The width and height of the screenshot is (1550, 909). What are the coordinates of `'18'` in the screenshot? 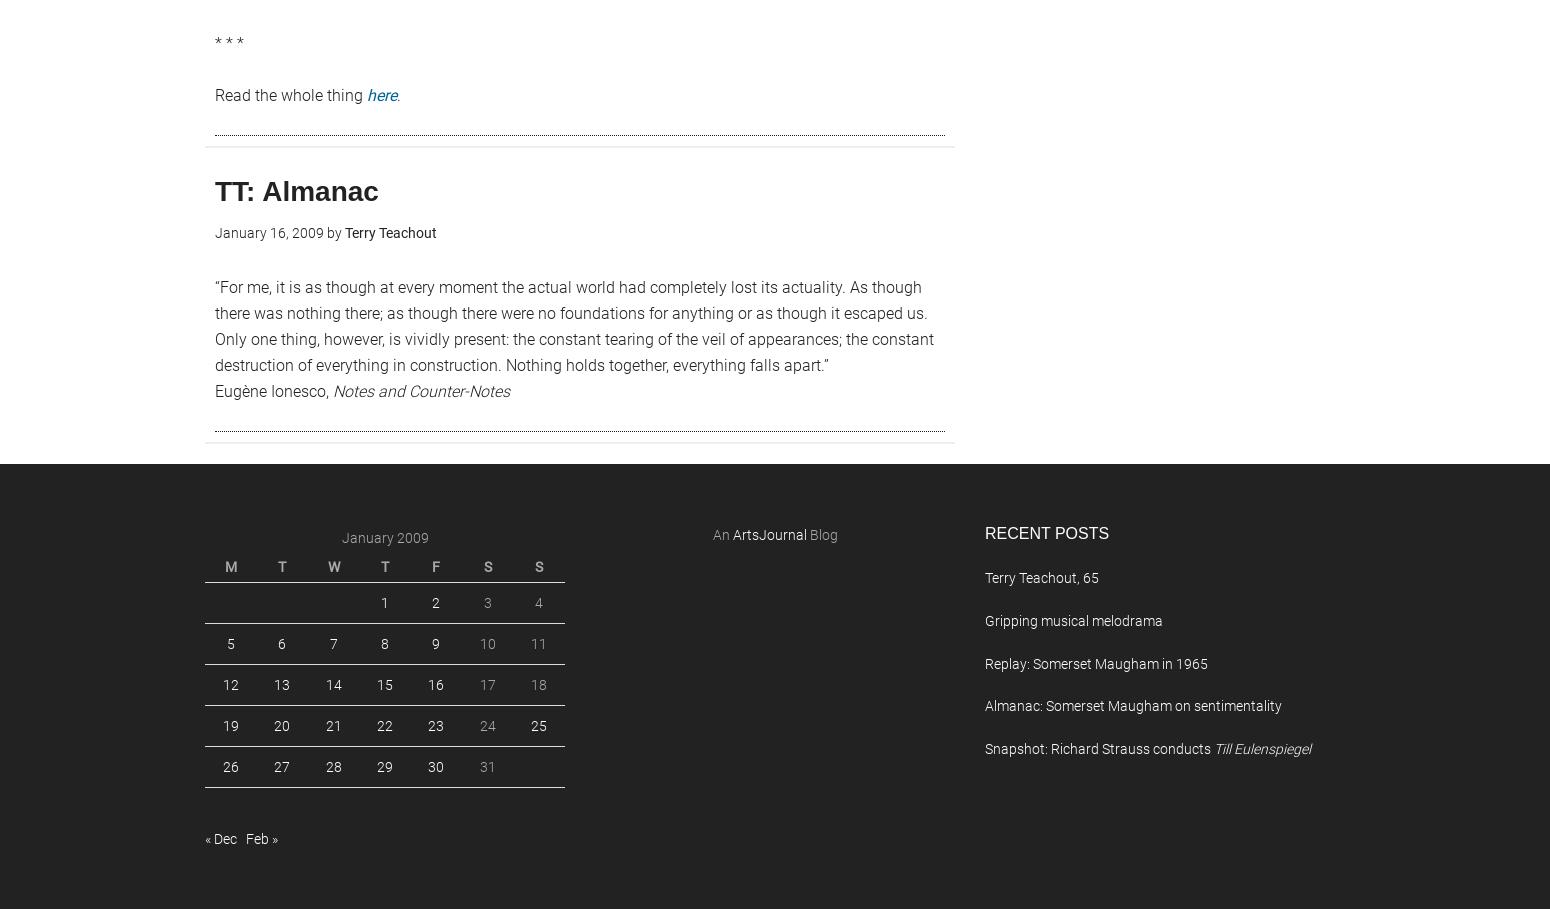 It's located at (537, 685).